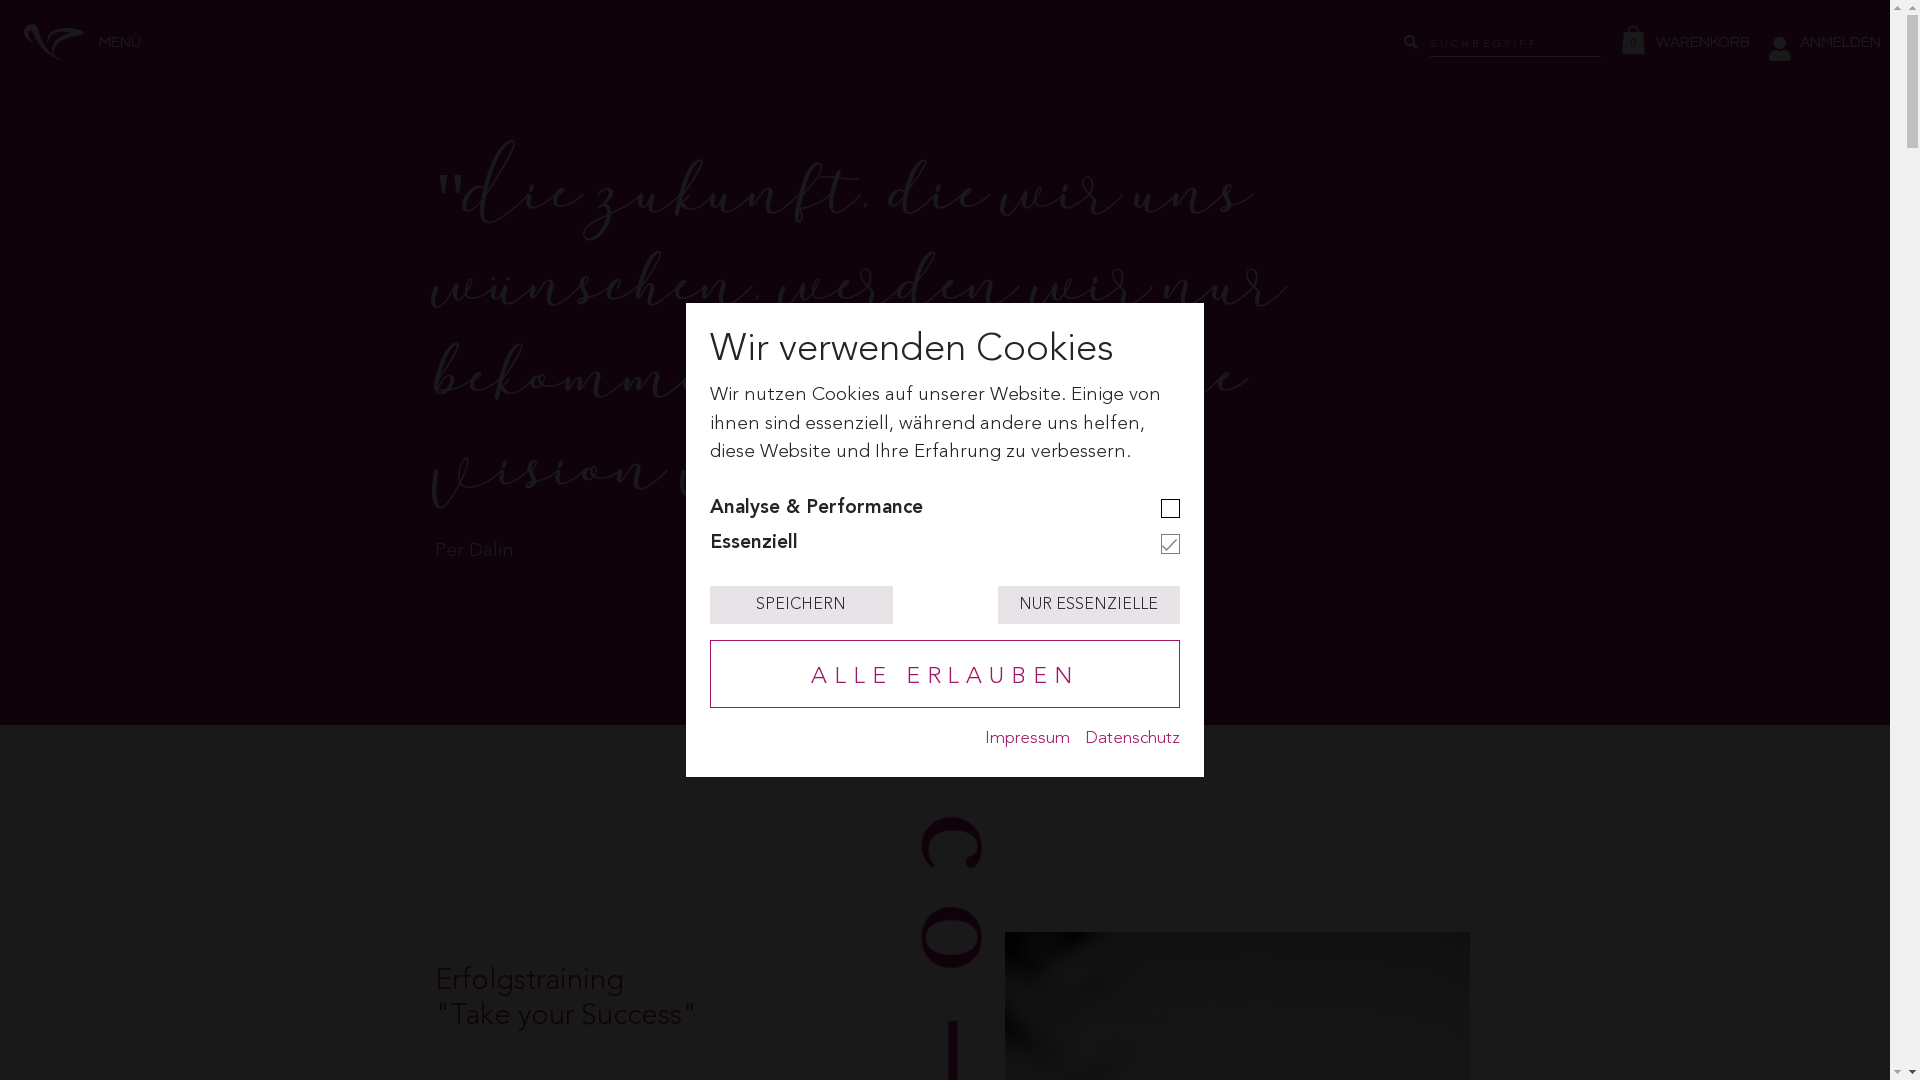 This screenshot has width=1920, height=1080. I want to click on '0, so click(1688, 42).